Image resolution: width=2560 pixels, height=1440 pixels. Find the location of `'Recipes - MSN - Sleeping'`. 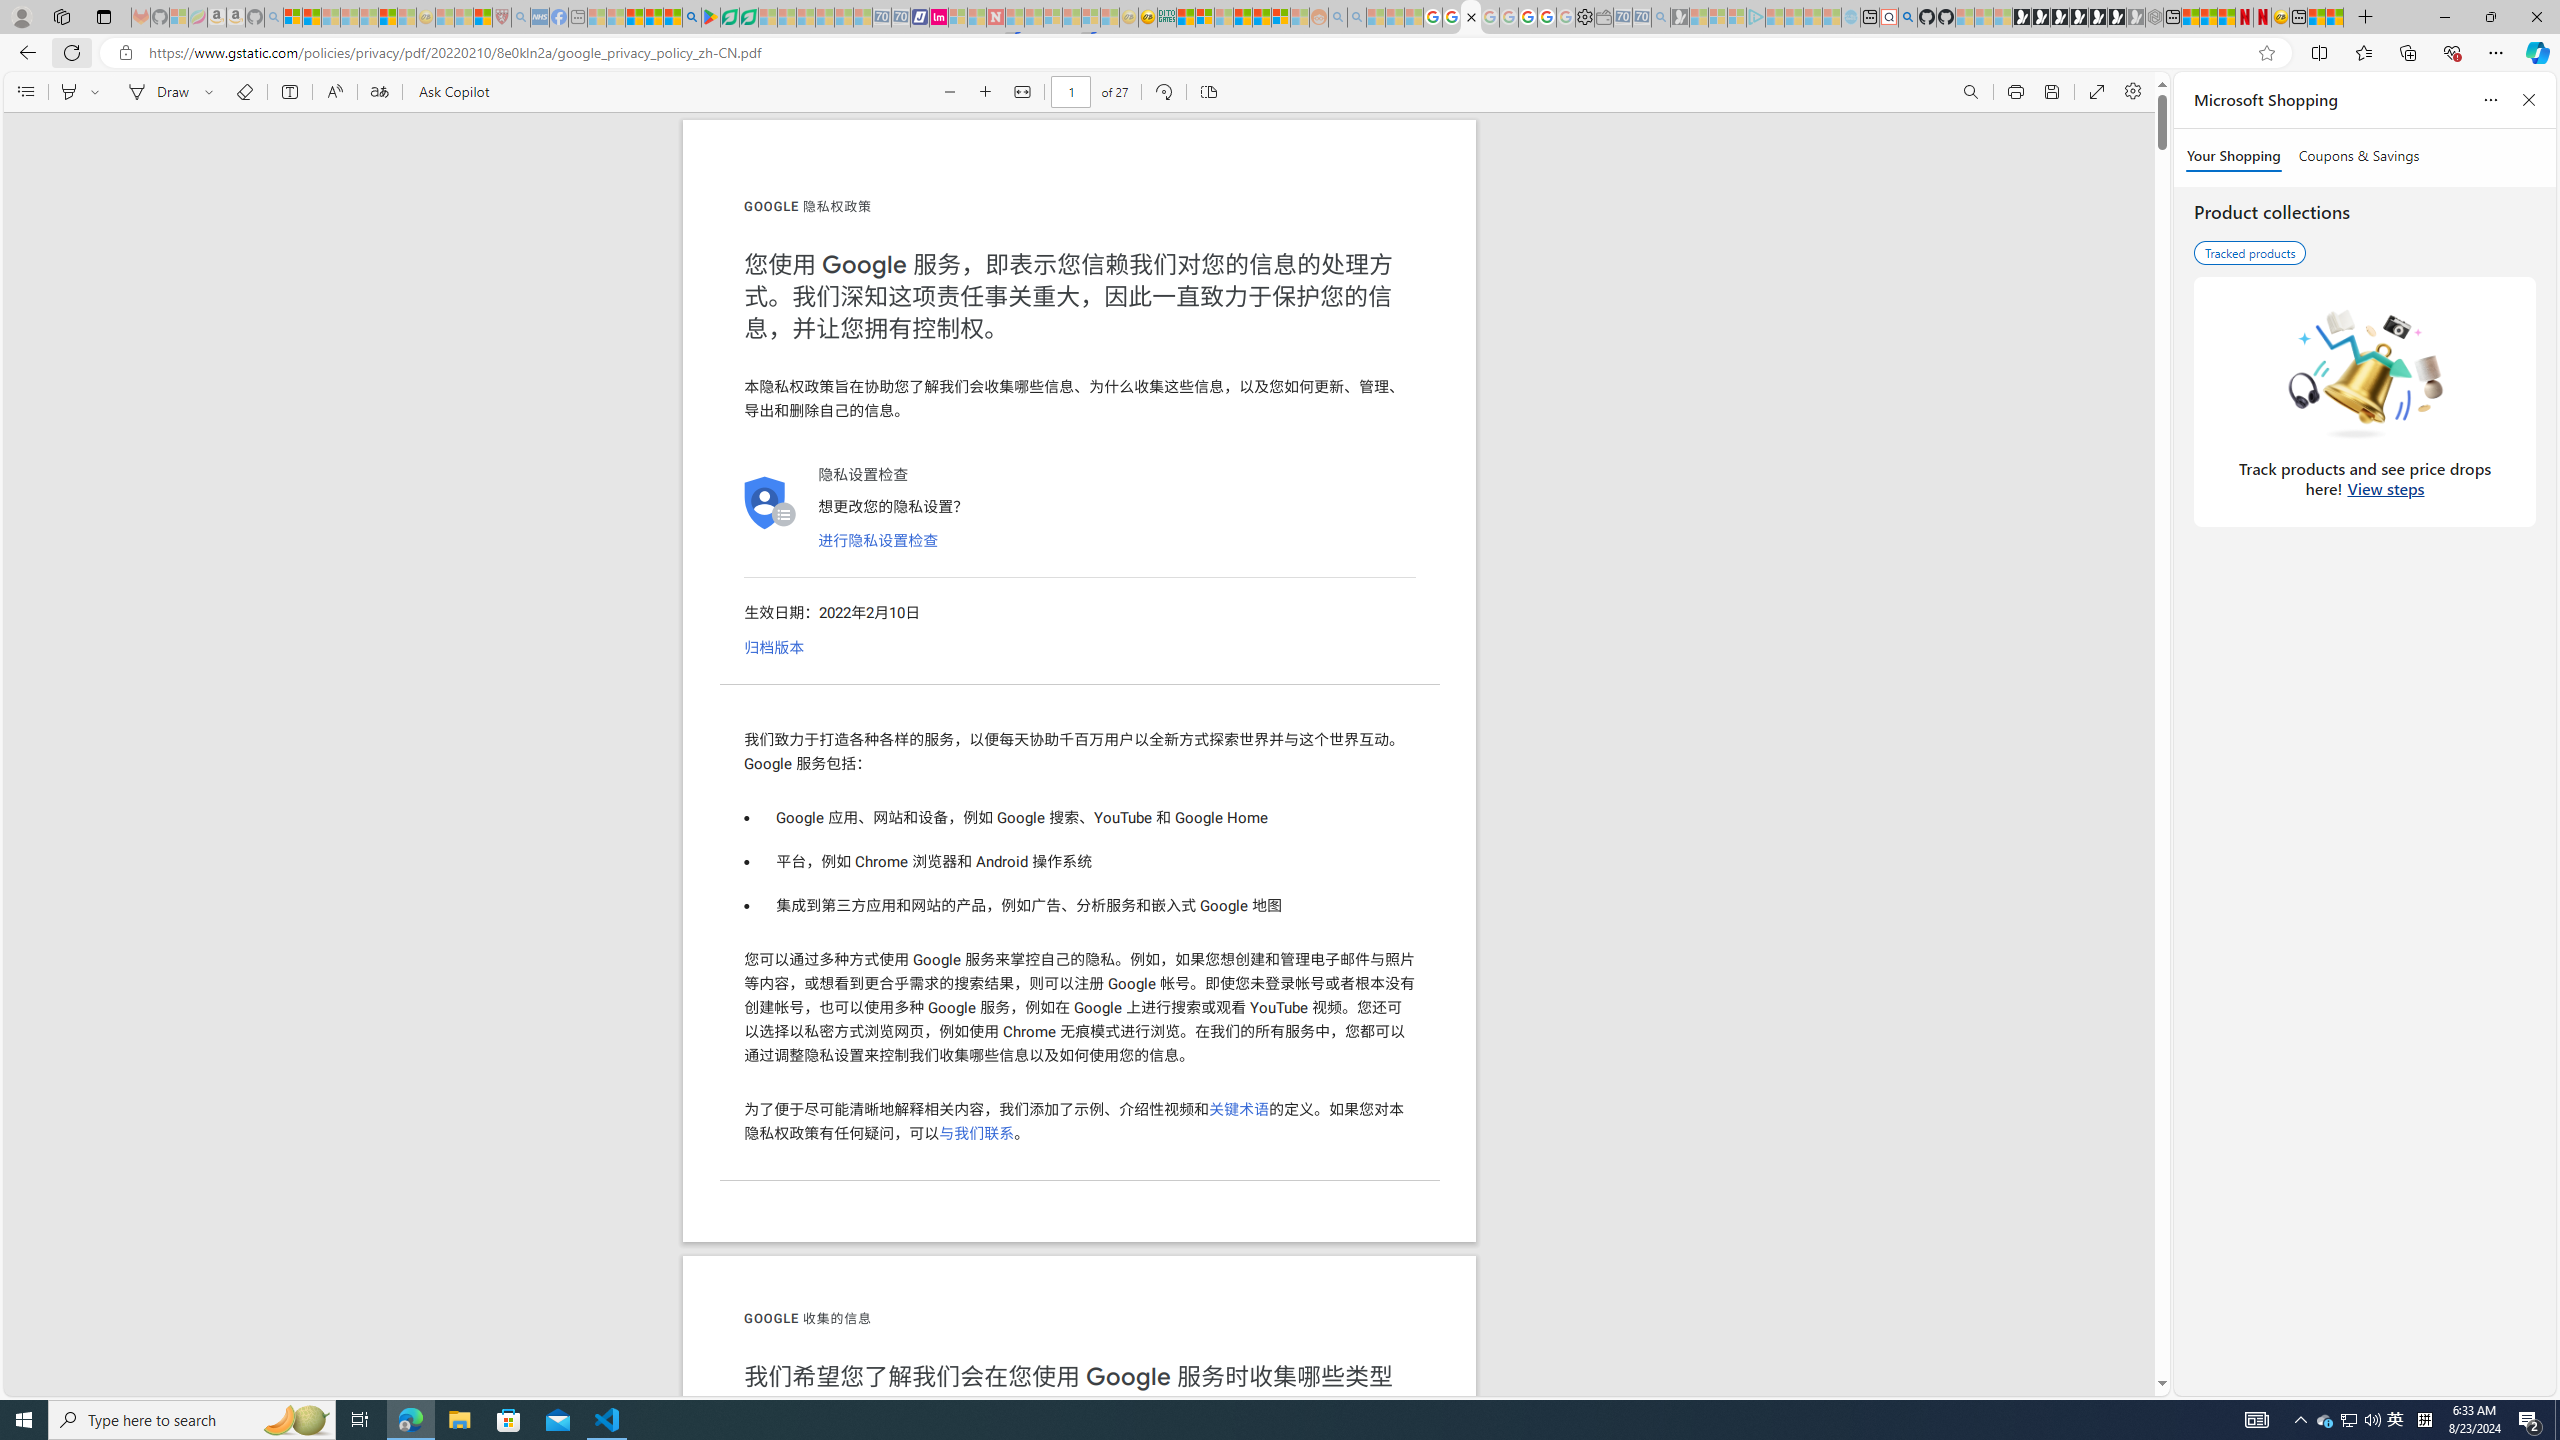

'Recipes - MSN - Sleeping' is located at coordinates (444, 16).